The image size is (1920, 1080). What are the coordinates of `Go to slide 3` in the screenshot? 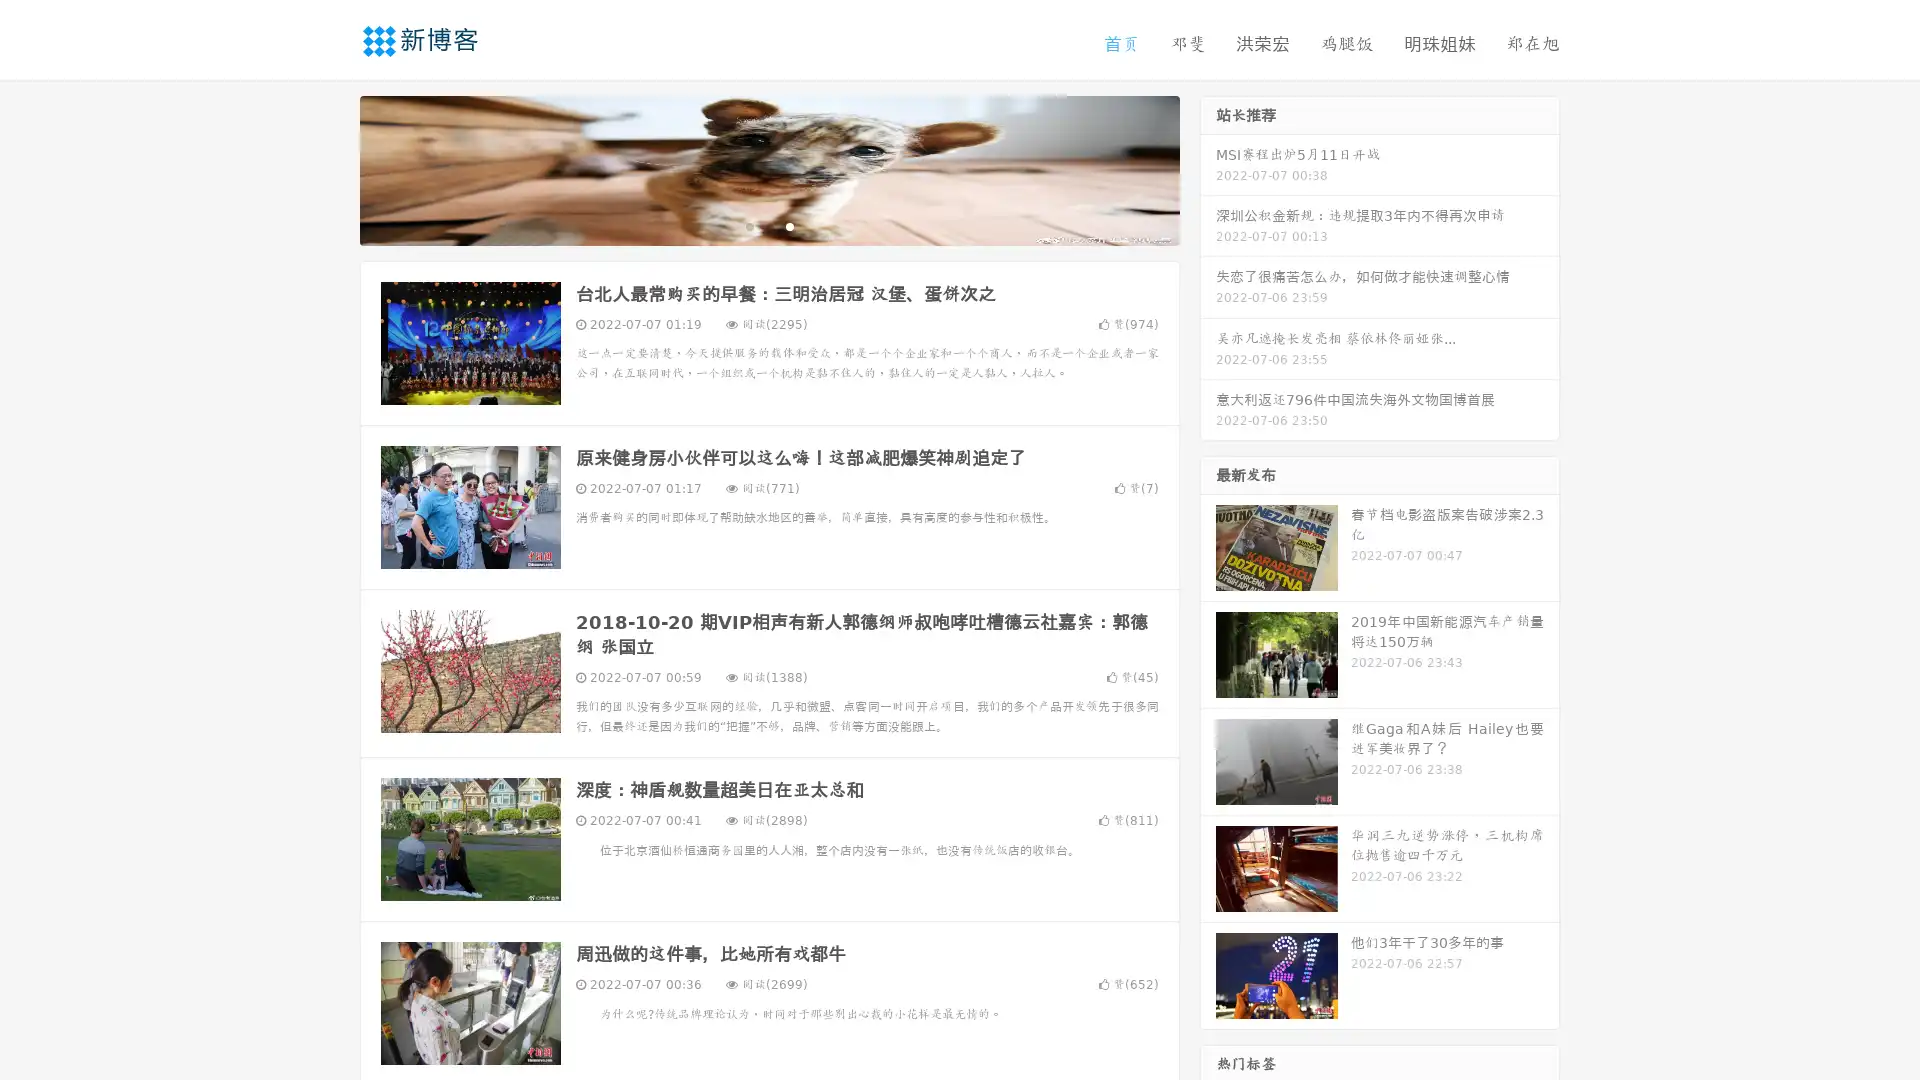 It's located at (789, 225).